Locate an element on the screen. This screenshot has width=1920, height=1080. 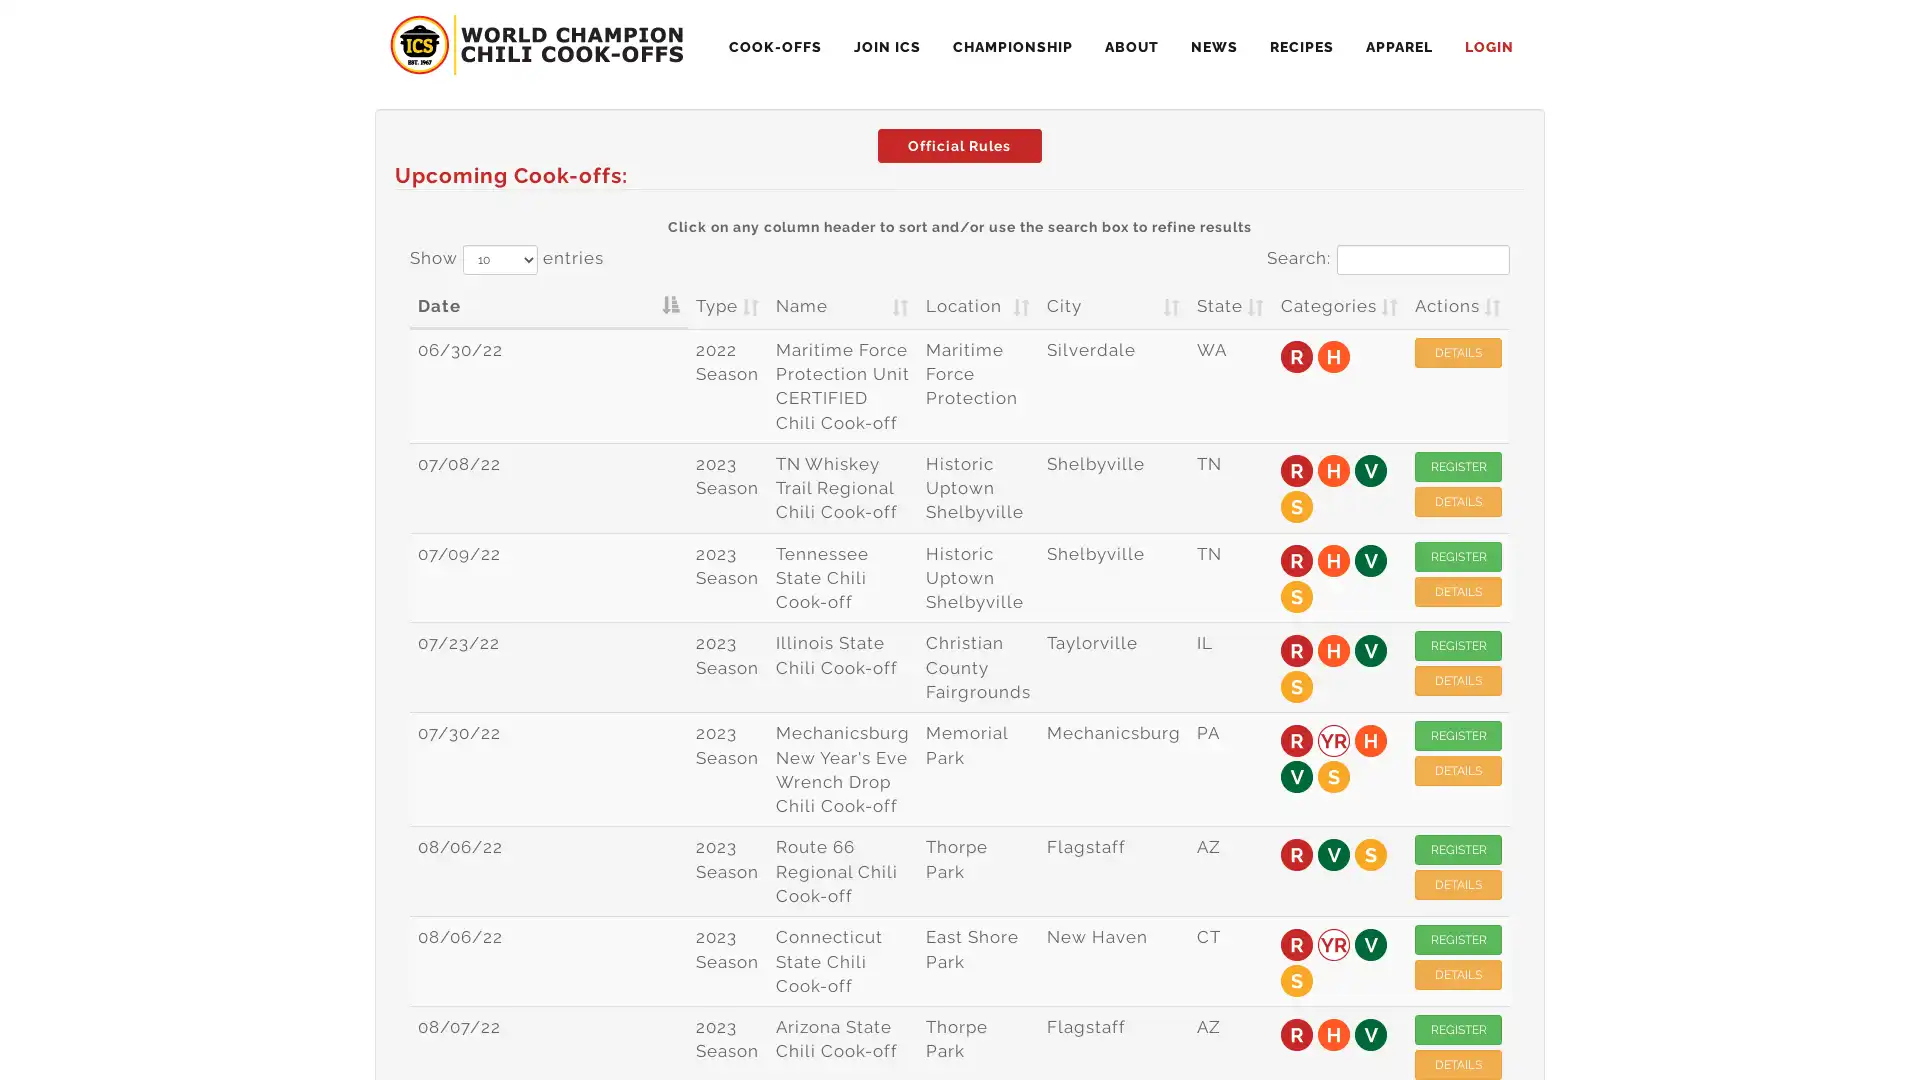
REGISTER is located at coordinates (1458, 736).